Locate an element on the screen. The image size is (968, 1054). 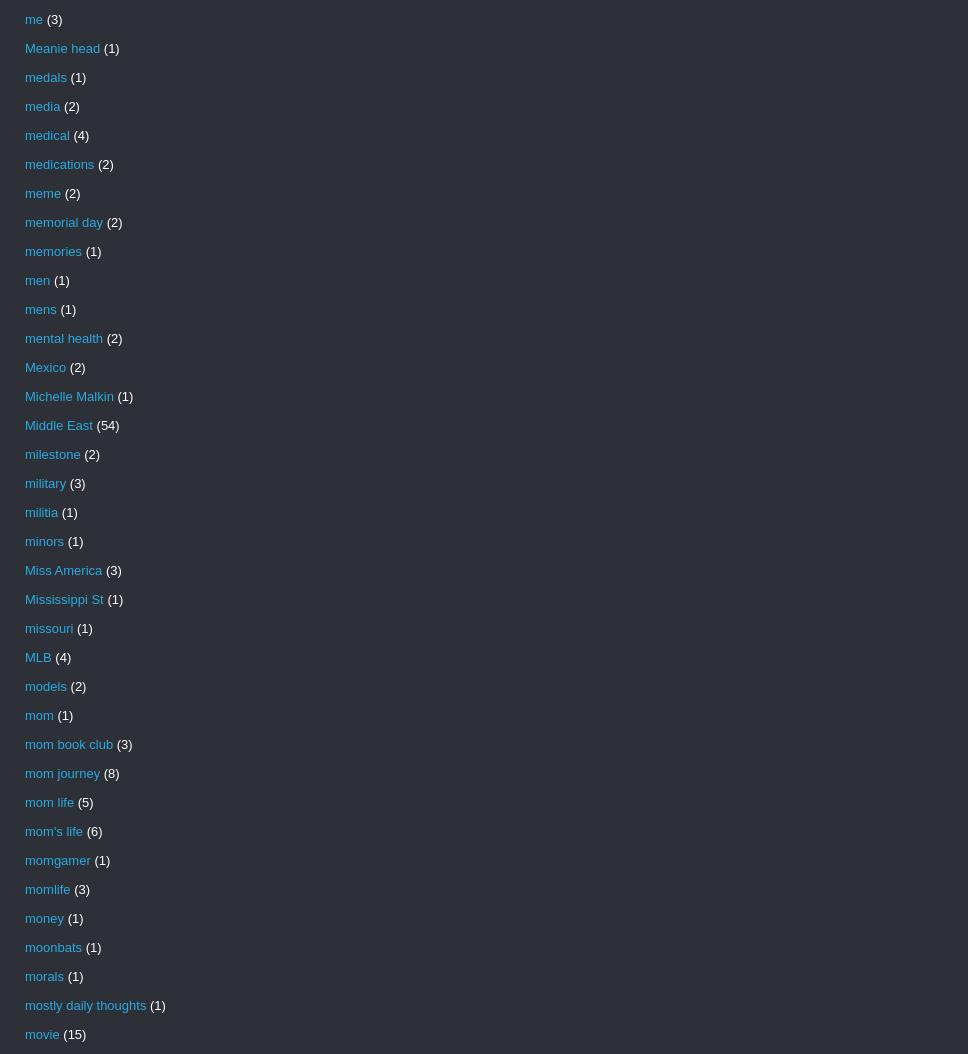
'mom journey' is located at coordinates (61, 773).